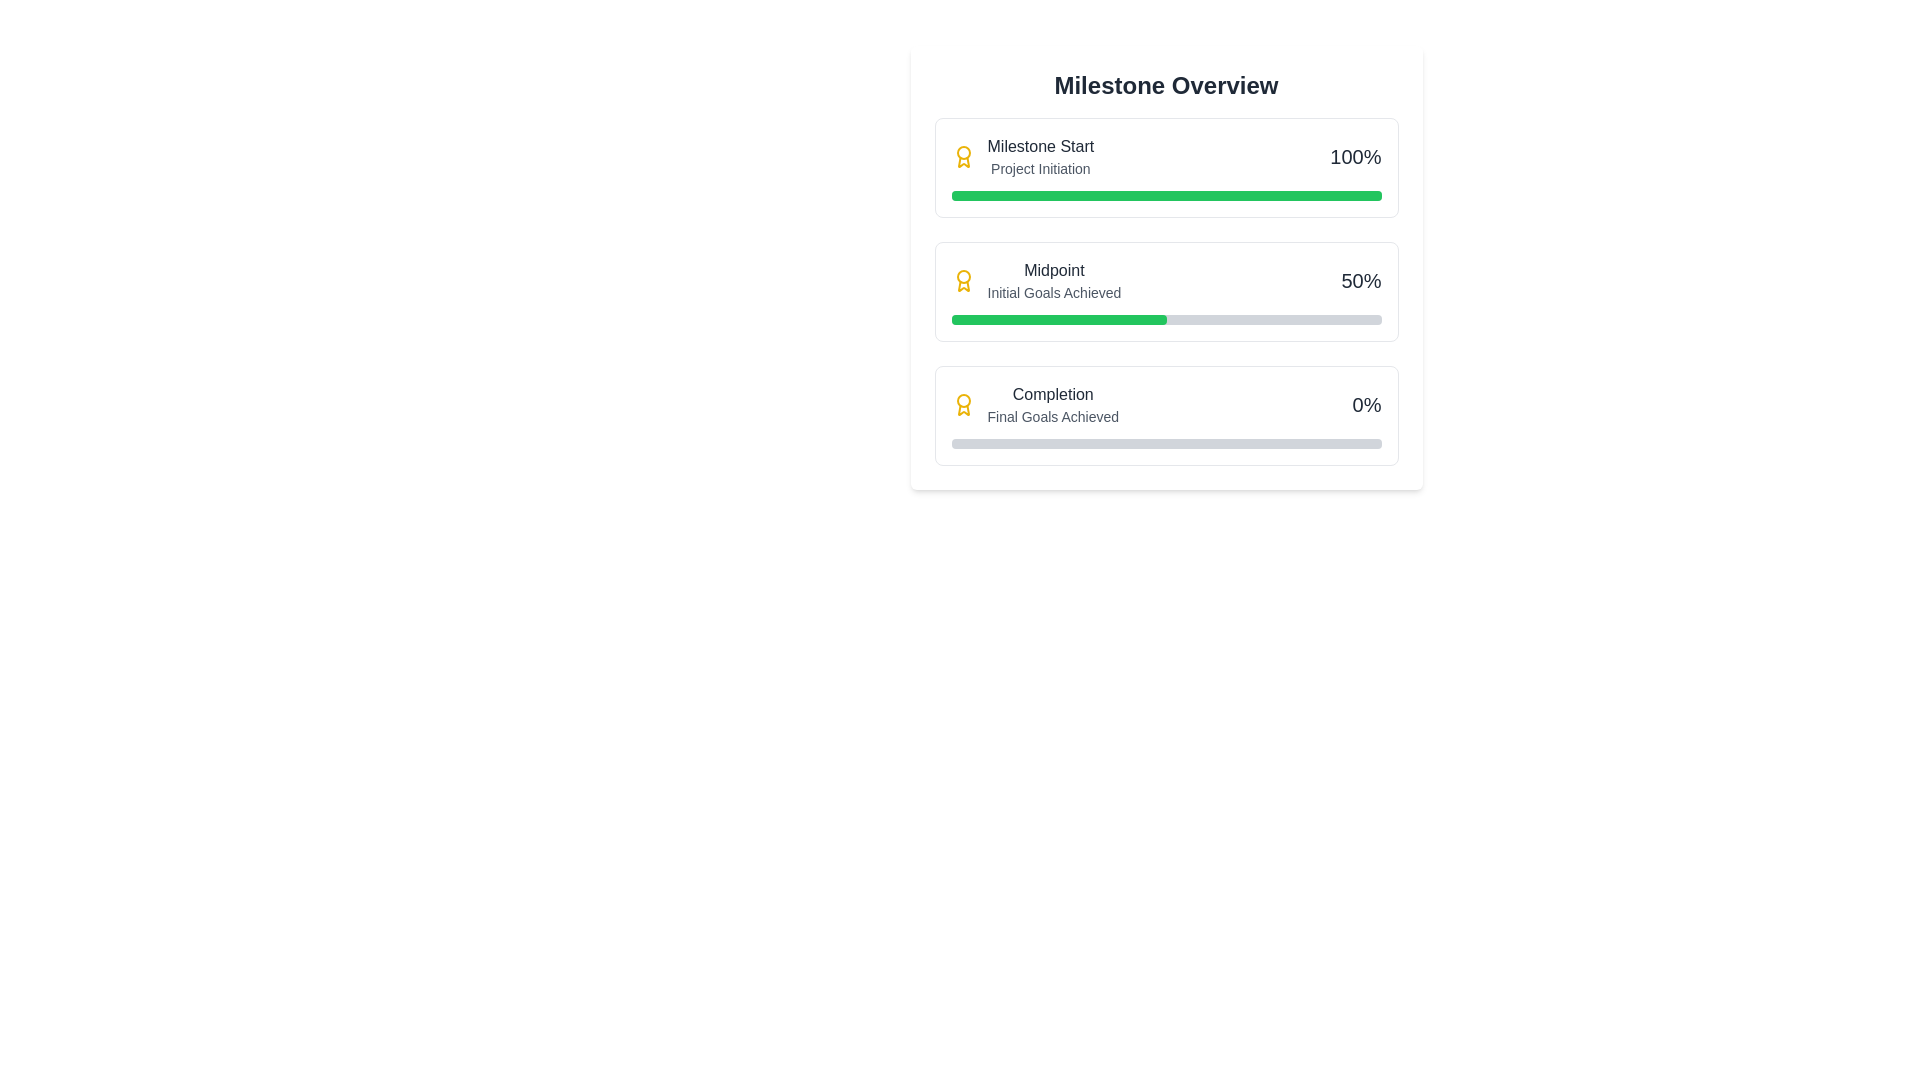 This screenshot has width=1920, height=1080. Describe the element at coordinates (1036, 281) in the screenshot. I see `the milestone marker labeled 'Midpoint' with the yellow award icon and the text 'Initial Goals Achieved'` at that location.